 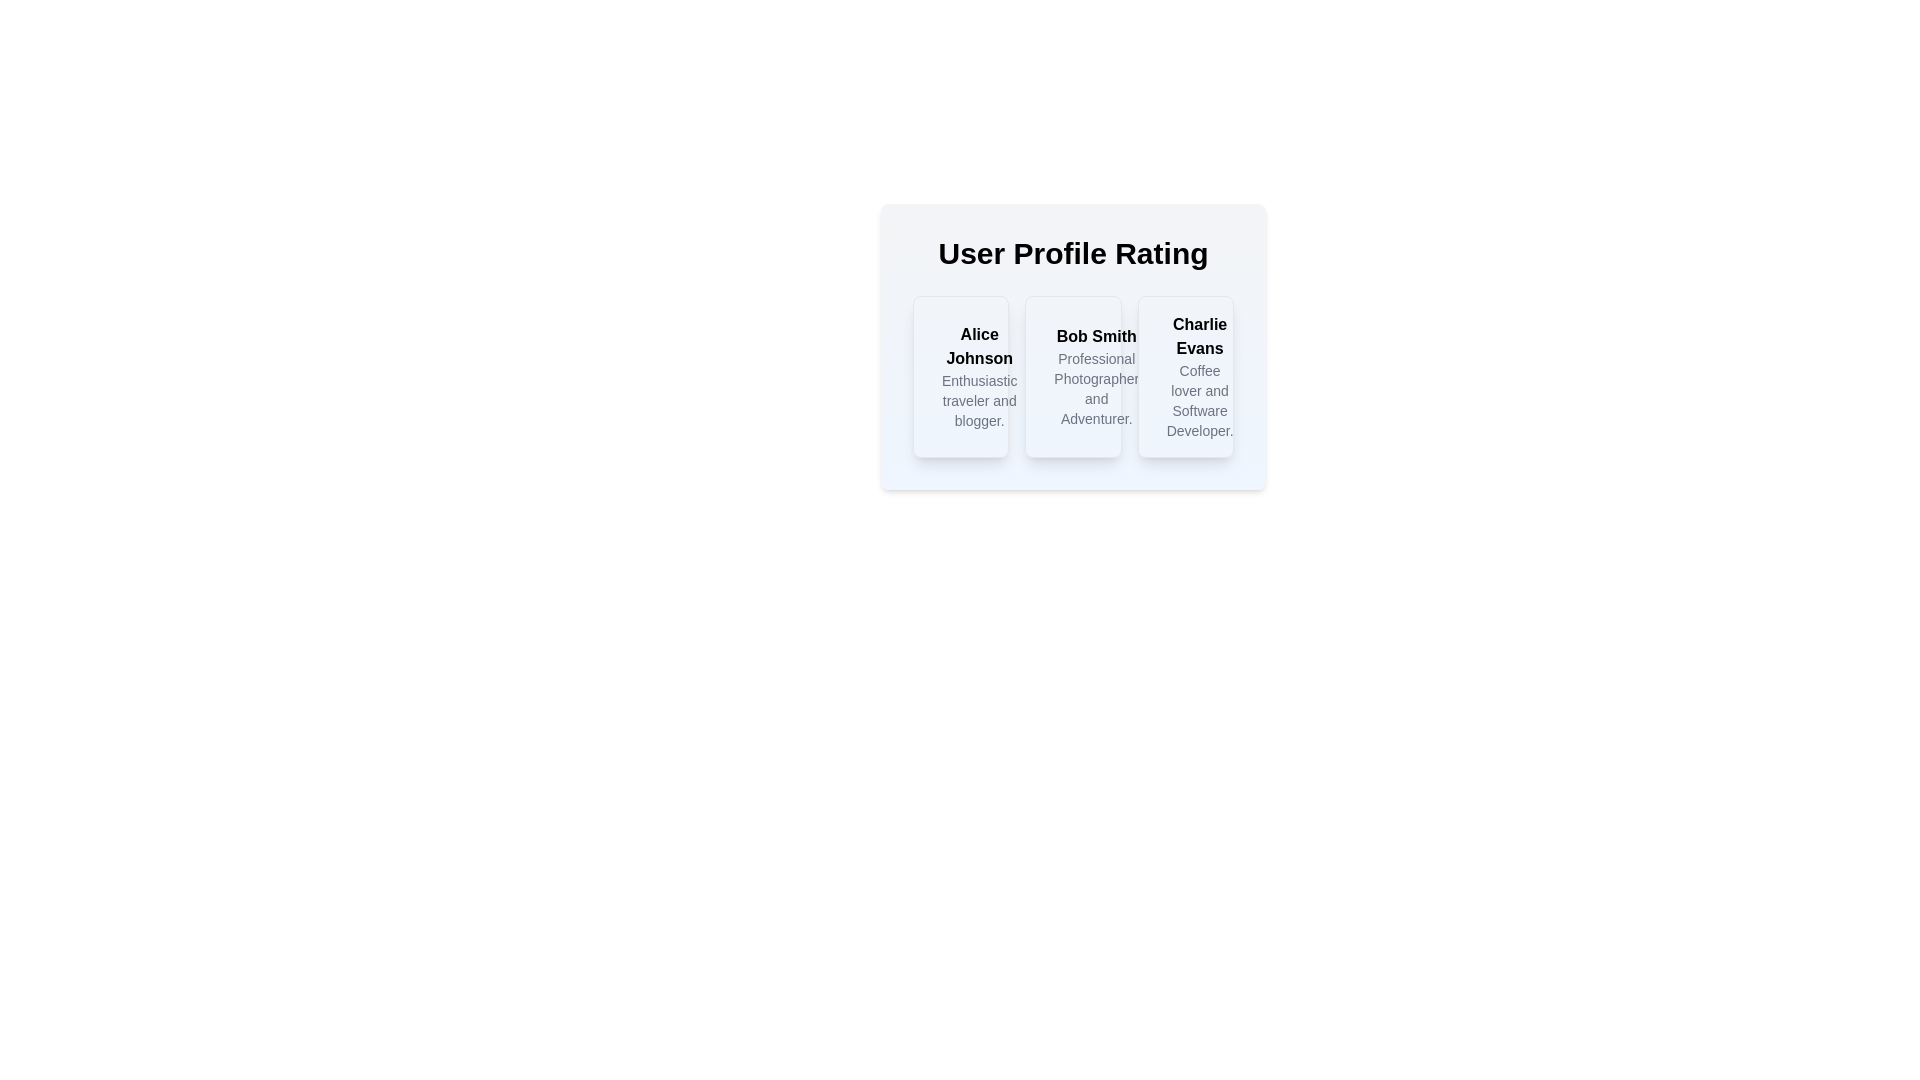 What do you see at coordinates (1185, 377) in the screenshot?
I see `the card surrounding the Profile Information Display for interaction, which features the name 'Charlie Evans' and is located within the third card under 'User Profile Rating.'` at bounding box center [1185, 377].